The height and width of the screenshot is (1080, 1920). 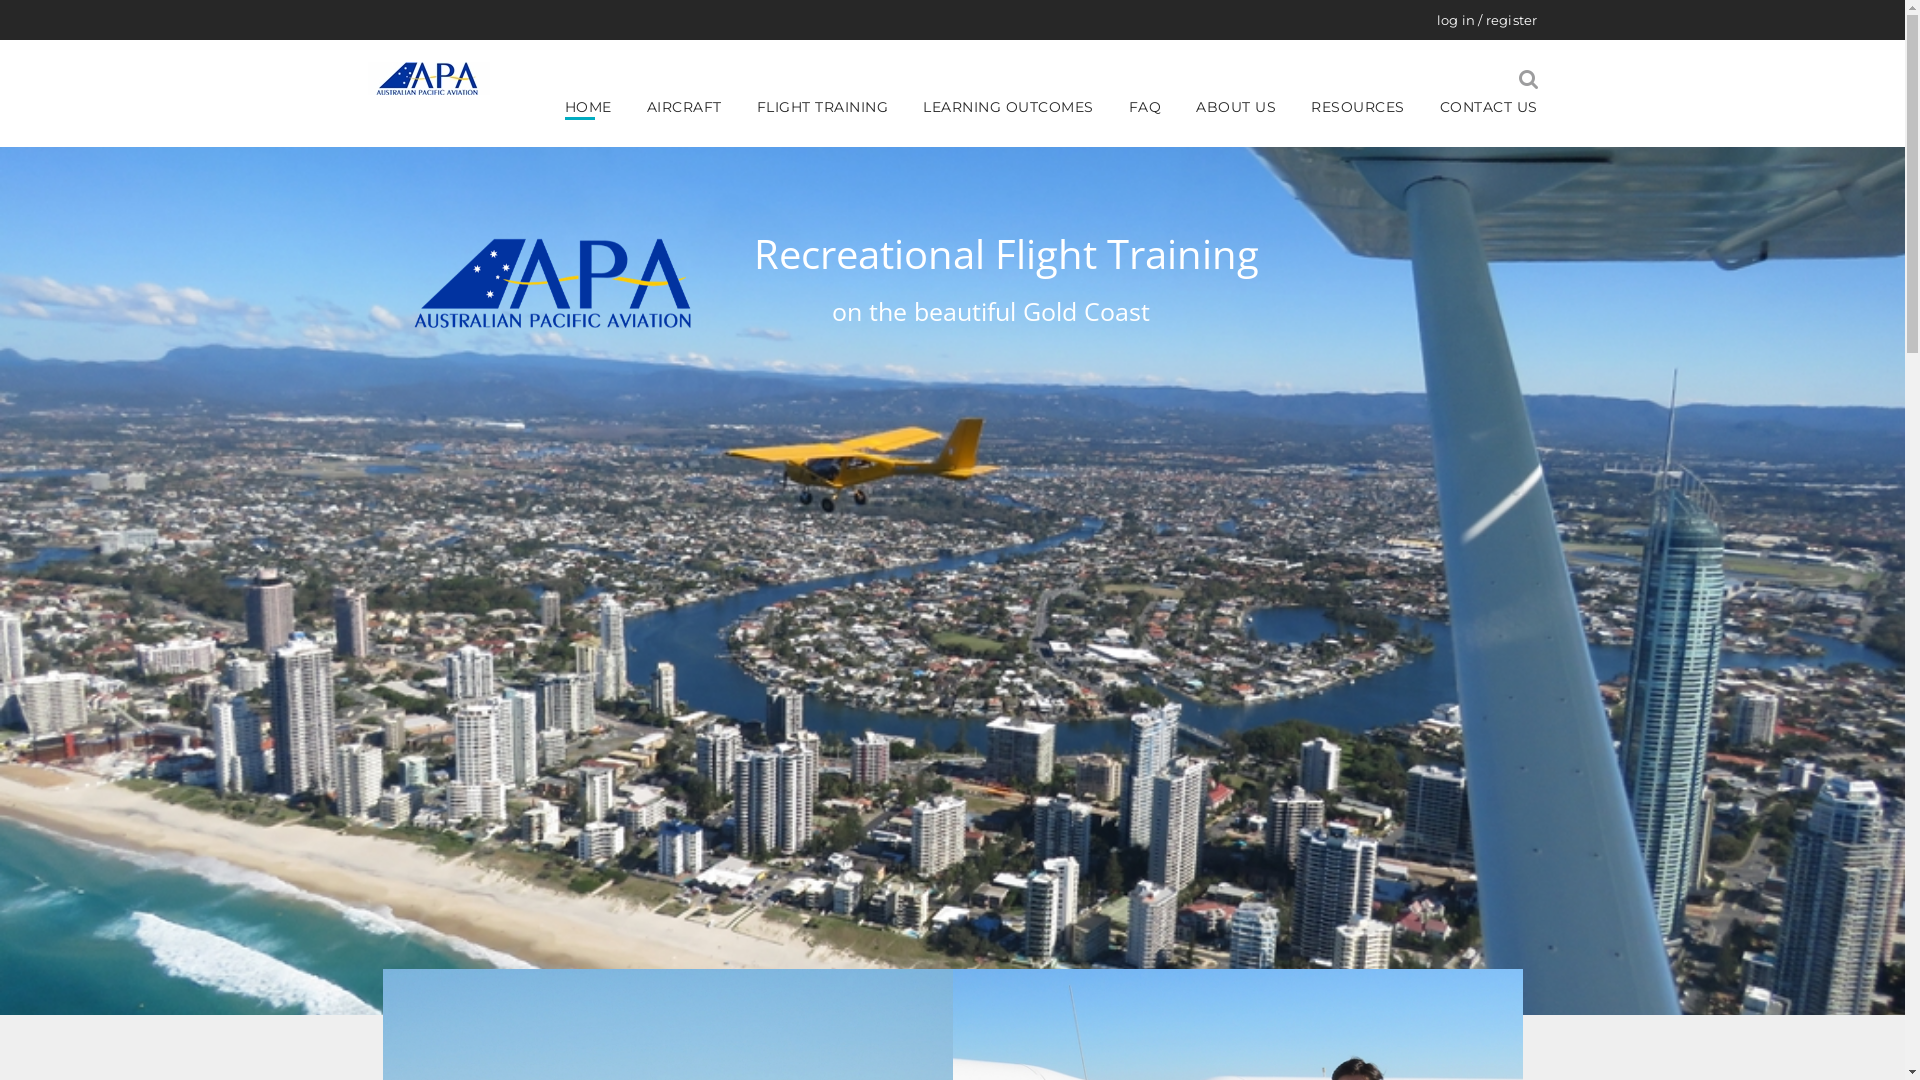 I want to click on 'AIRCRAFT', so click(x=696, y=107).